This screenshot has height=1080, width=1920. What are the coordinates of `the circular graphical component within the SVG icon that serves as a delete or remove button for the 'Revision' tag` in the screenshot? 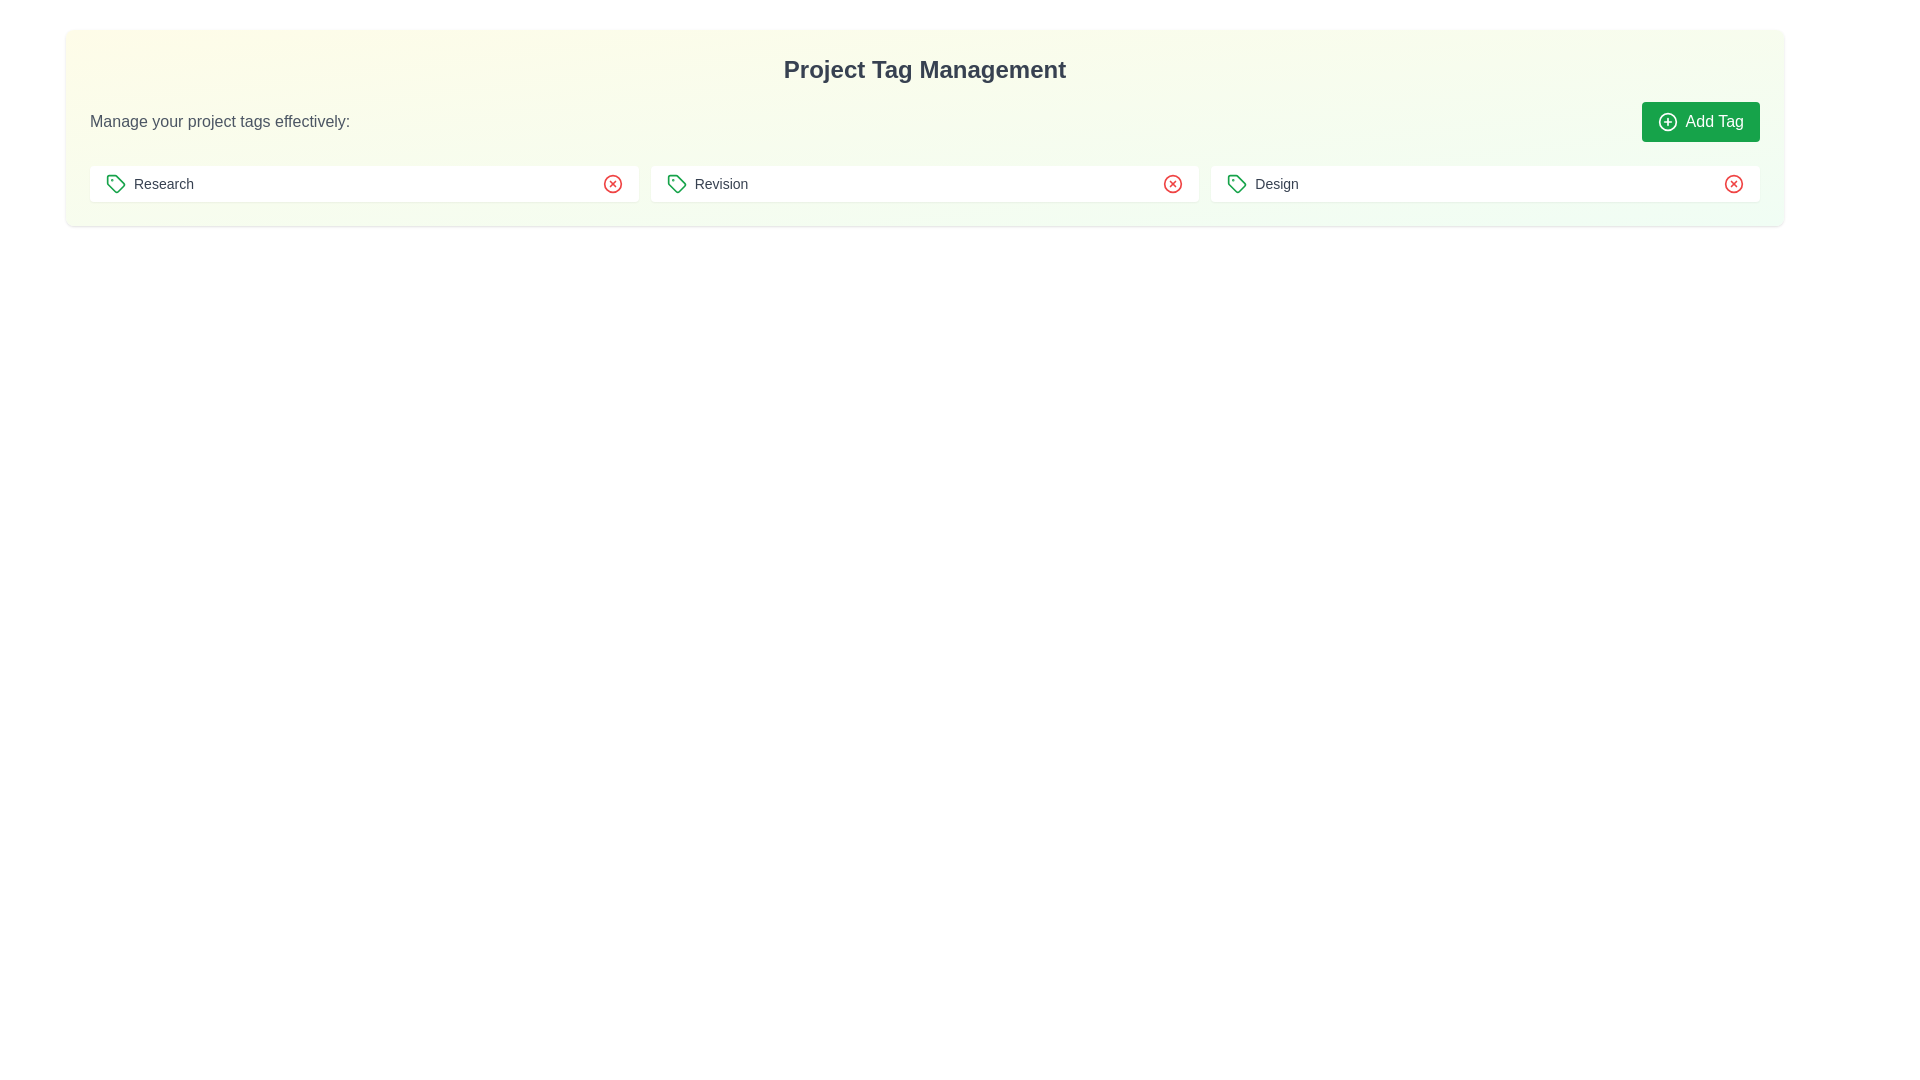 It's located at (1173, 184).